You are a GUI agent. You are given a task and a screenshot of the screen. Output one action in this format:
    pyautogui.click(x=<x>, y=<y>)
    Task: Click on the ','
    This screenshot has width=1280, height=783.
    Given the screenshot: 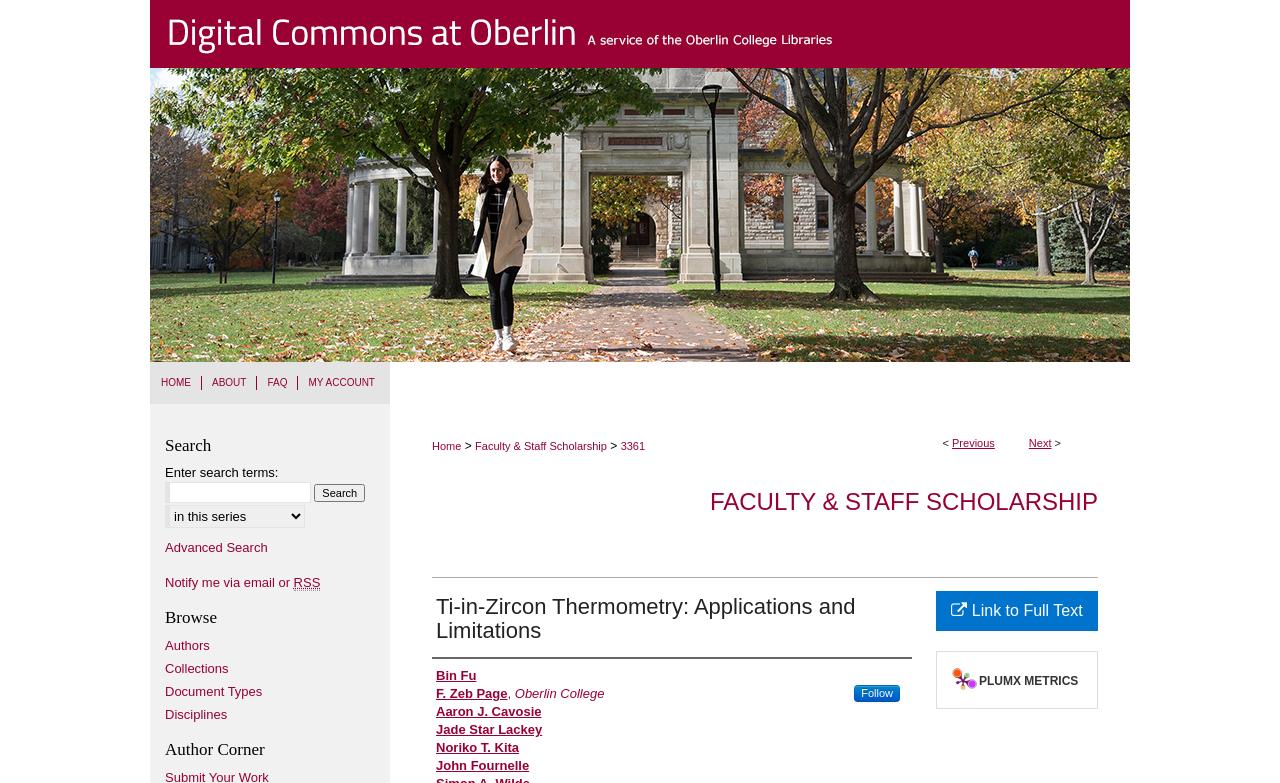 What is the action you would take?
    pyautogui.click(x=510, y=691)
    